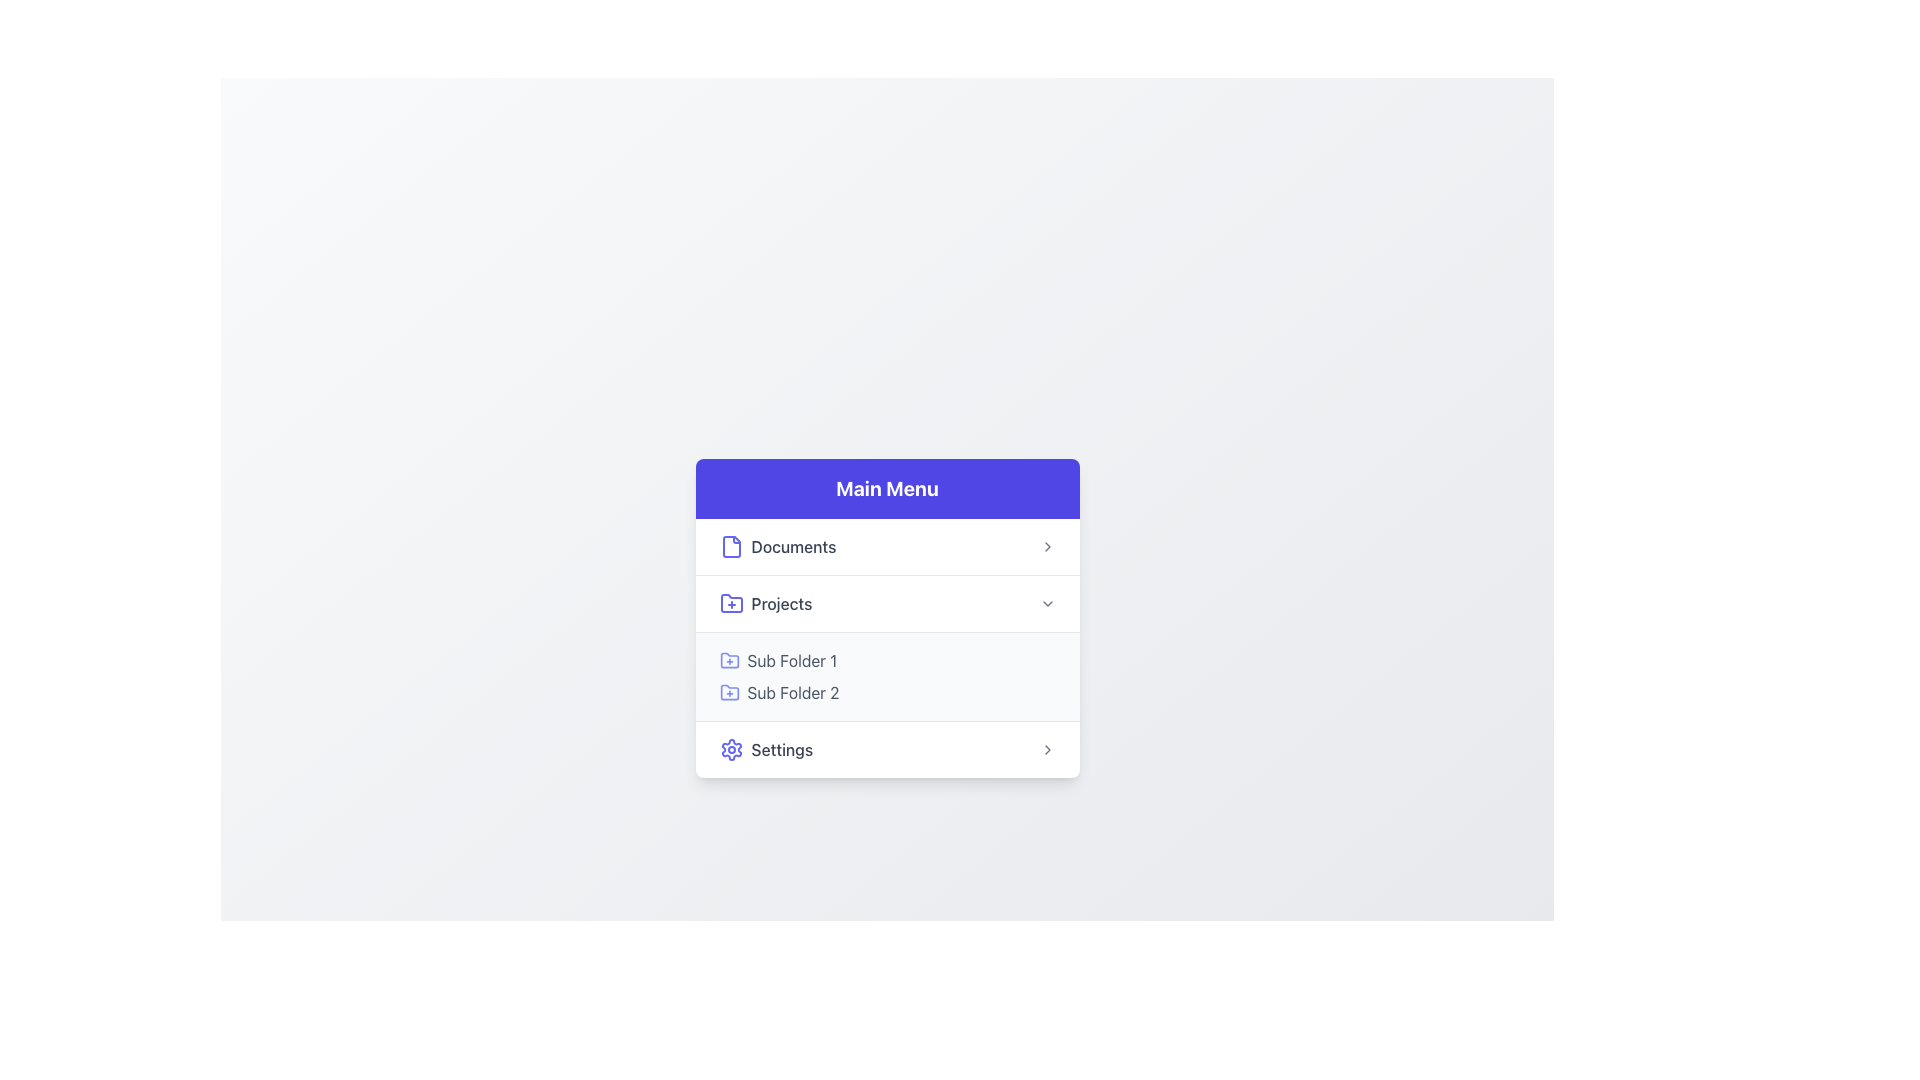 The width and height of the screenshot is (1920, 1080). Describe the element at coordinates (886, 748) in the screenshot. I see `the settings navigation link located at the bottom of the vertical menu list` at that location.